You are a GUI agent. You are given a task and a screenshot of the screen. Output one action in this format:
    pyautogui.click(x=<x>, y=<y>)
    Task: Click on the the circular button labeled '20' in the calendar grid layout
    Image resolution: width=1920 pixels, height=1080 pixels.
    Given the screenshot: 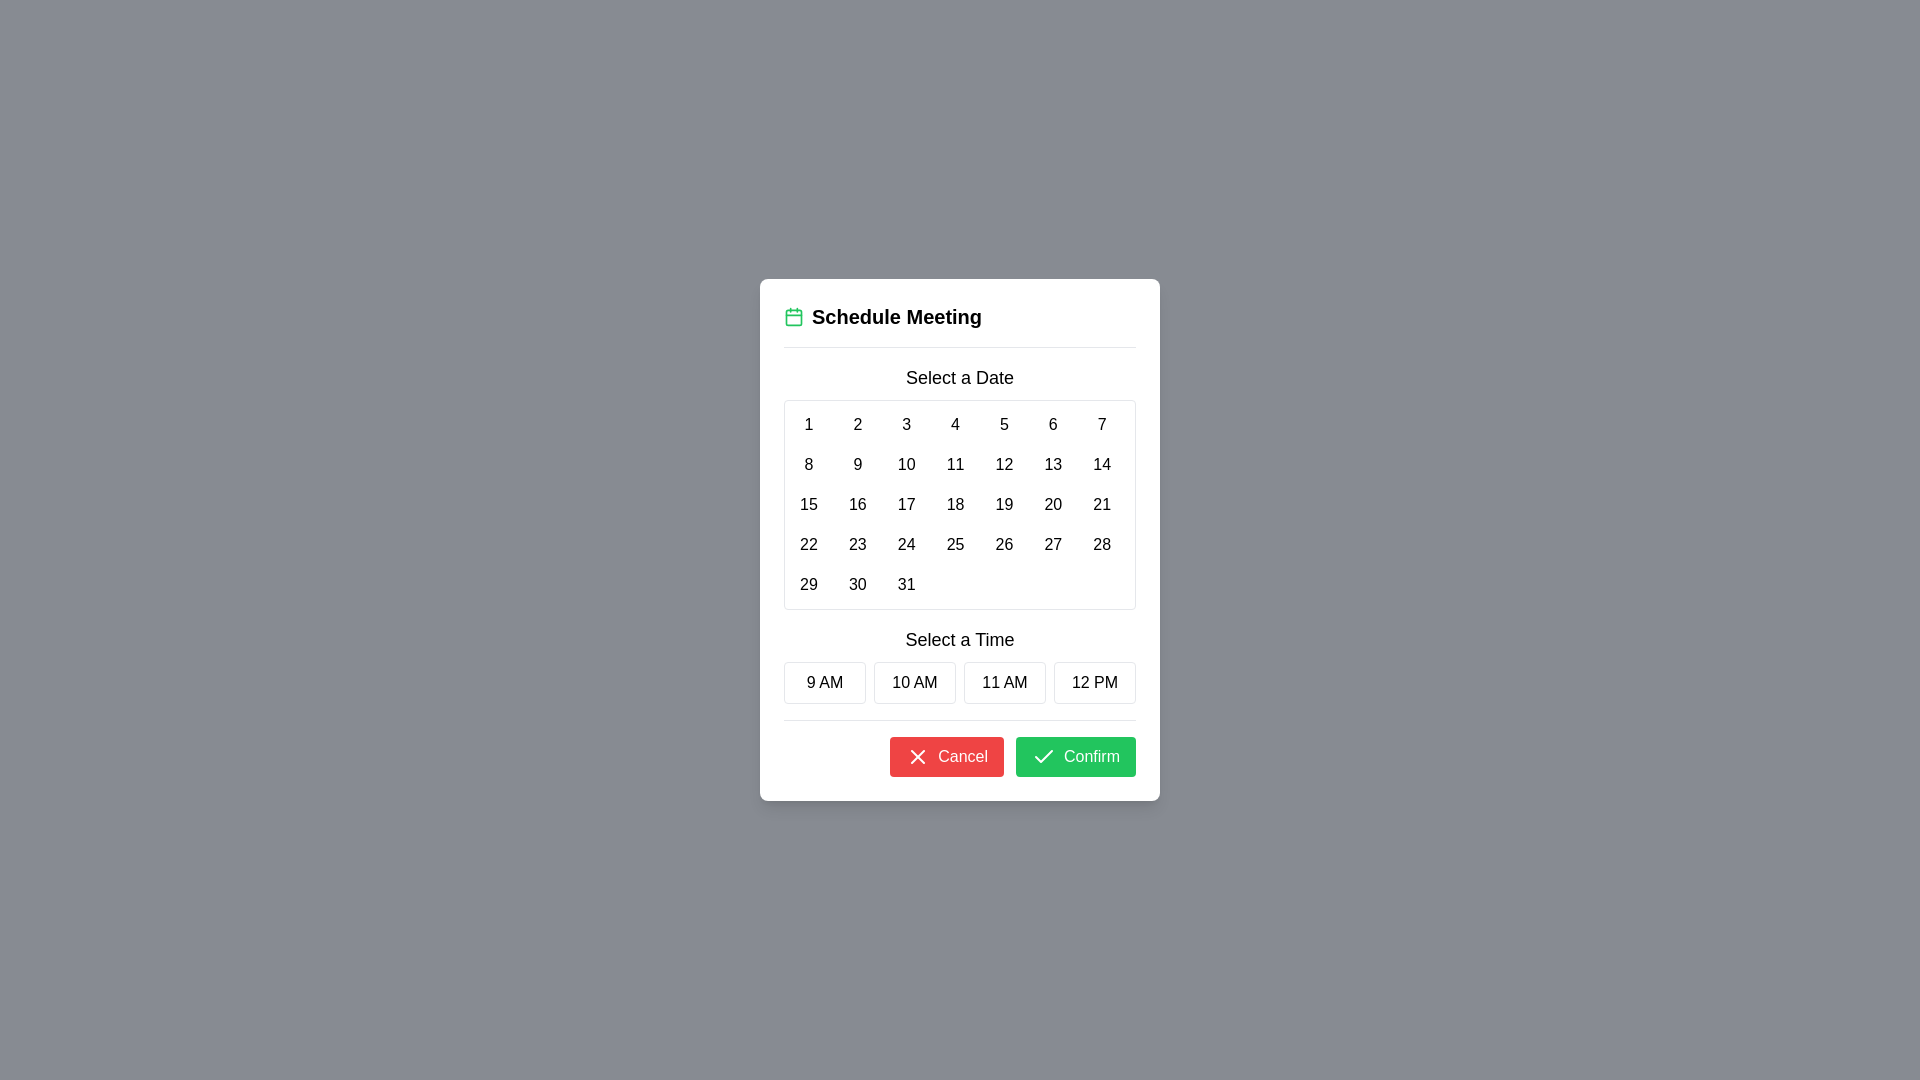 What is the action you would take?
    pyautogui.click(x=1052, y=504)
    